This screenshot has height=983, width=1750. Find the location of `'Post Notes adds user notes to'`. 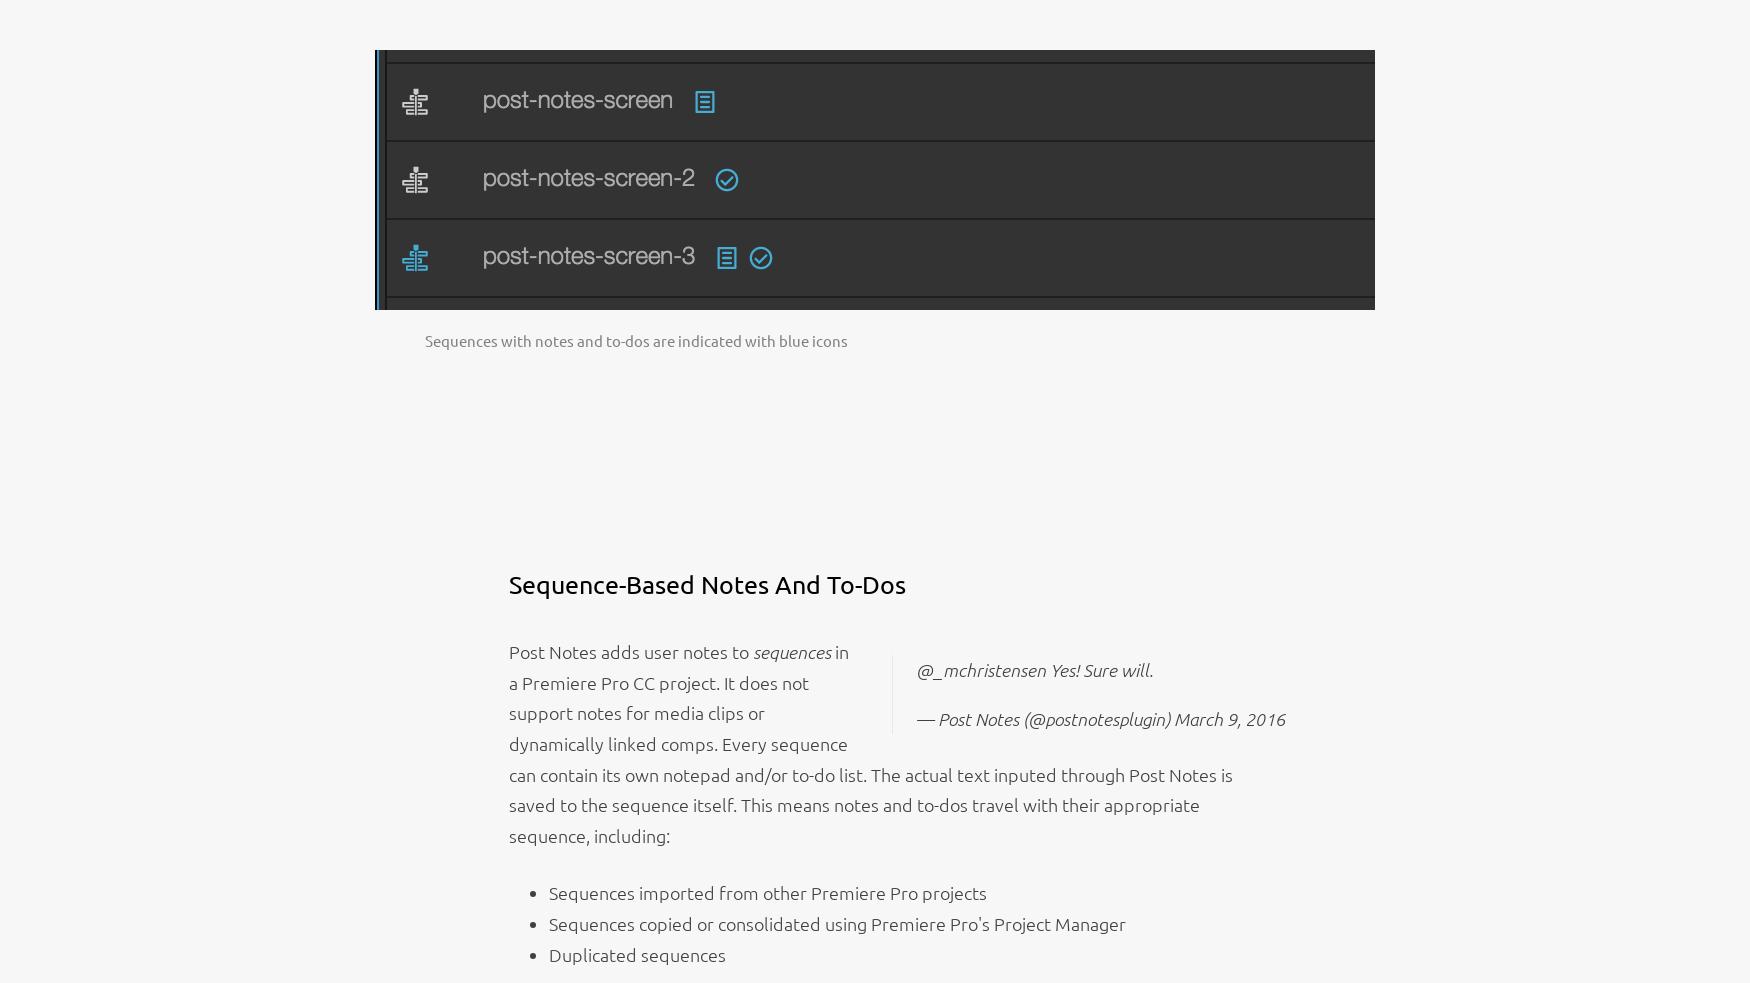

'Post Notes adds user notes to' is located at coordinates (629, 651).